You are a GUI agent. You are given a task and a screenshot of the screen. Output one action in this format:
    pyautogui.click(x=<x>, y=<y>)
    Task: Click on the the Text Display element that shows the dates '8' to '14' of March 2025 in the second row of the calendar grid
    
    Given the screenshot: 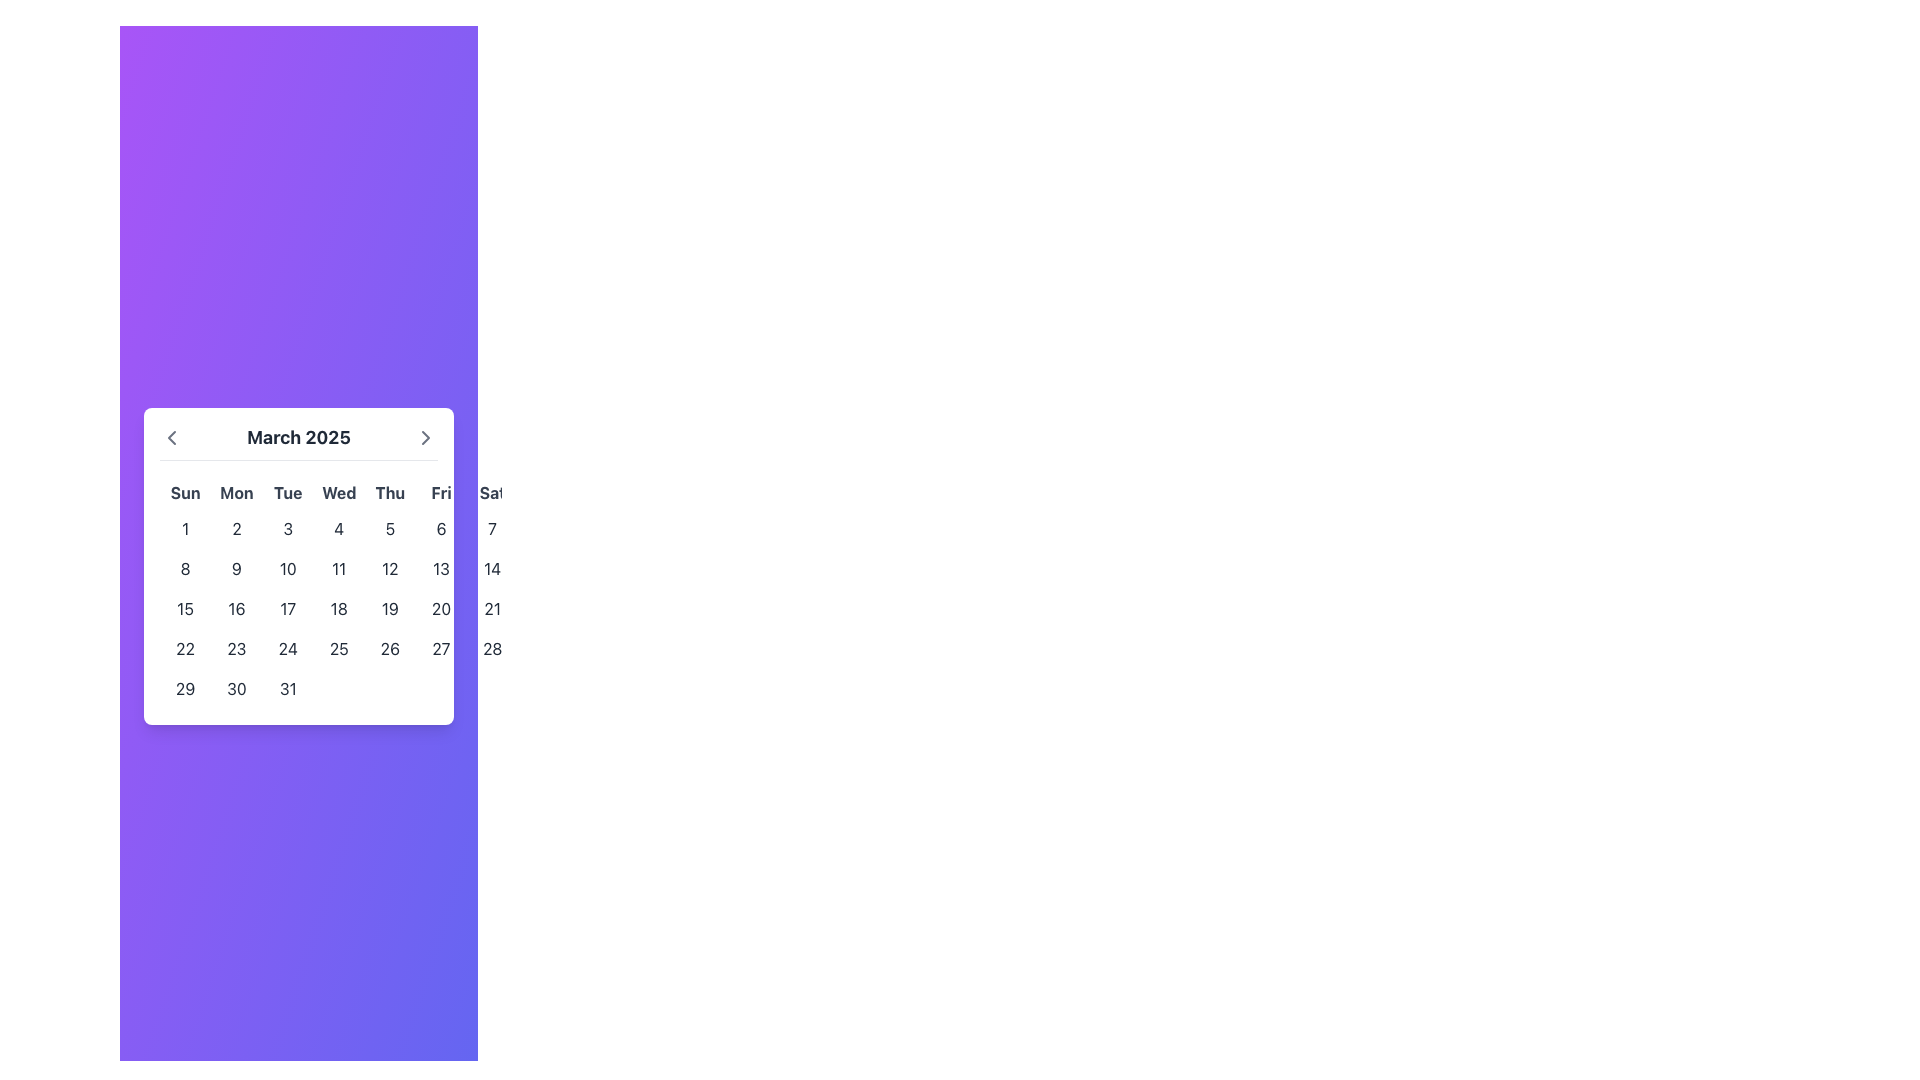 What is the action you would take?
    pyautogui.click(x=339, y=568)
    